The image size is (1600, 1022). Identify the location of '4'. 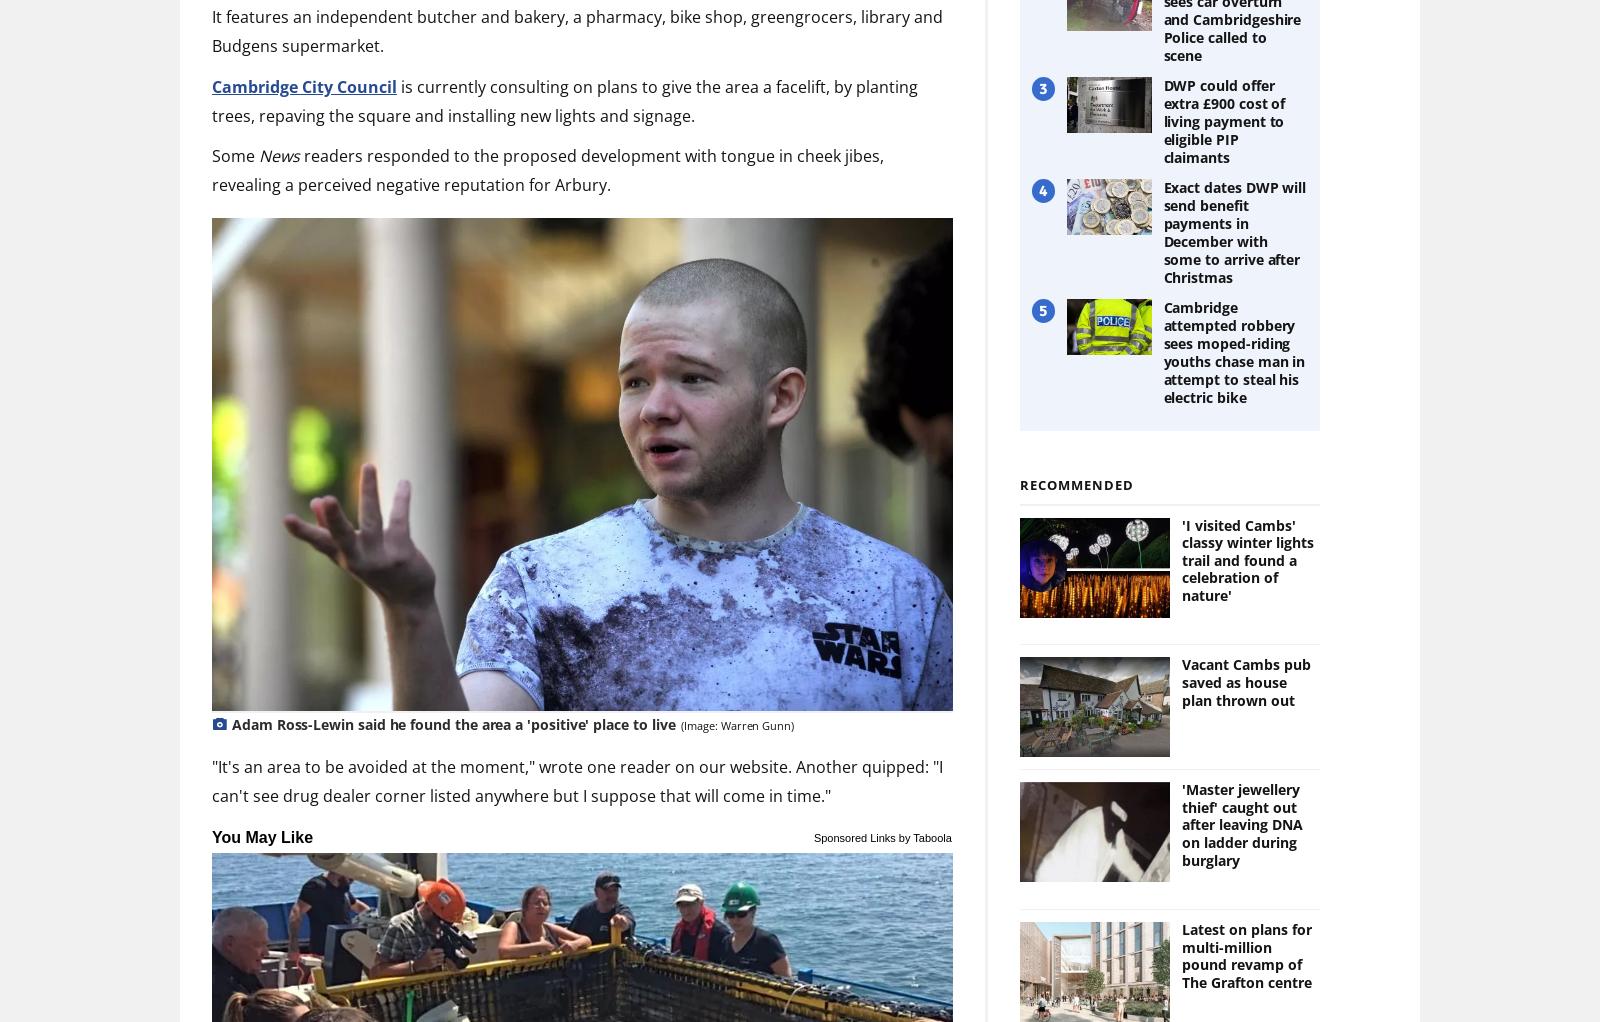
(1042, 189).